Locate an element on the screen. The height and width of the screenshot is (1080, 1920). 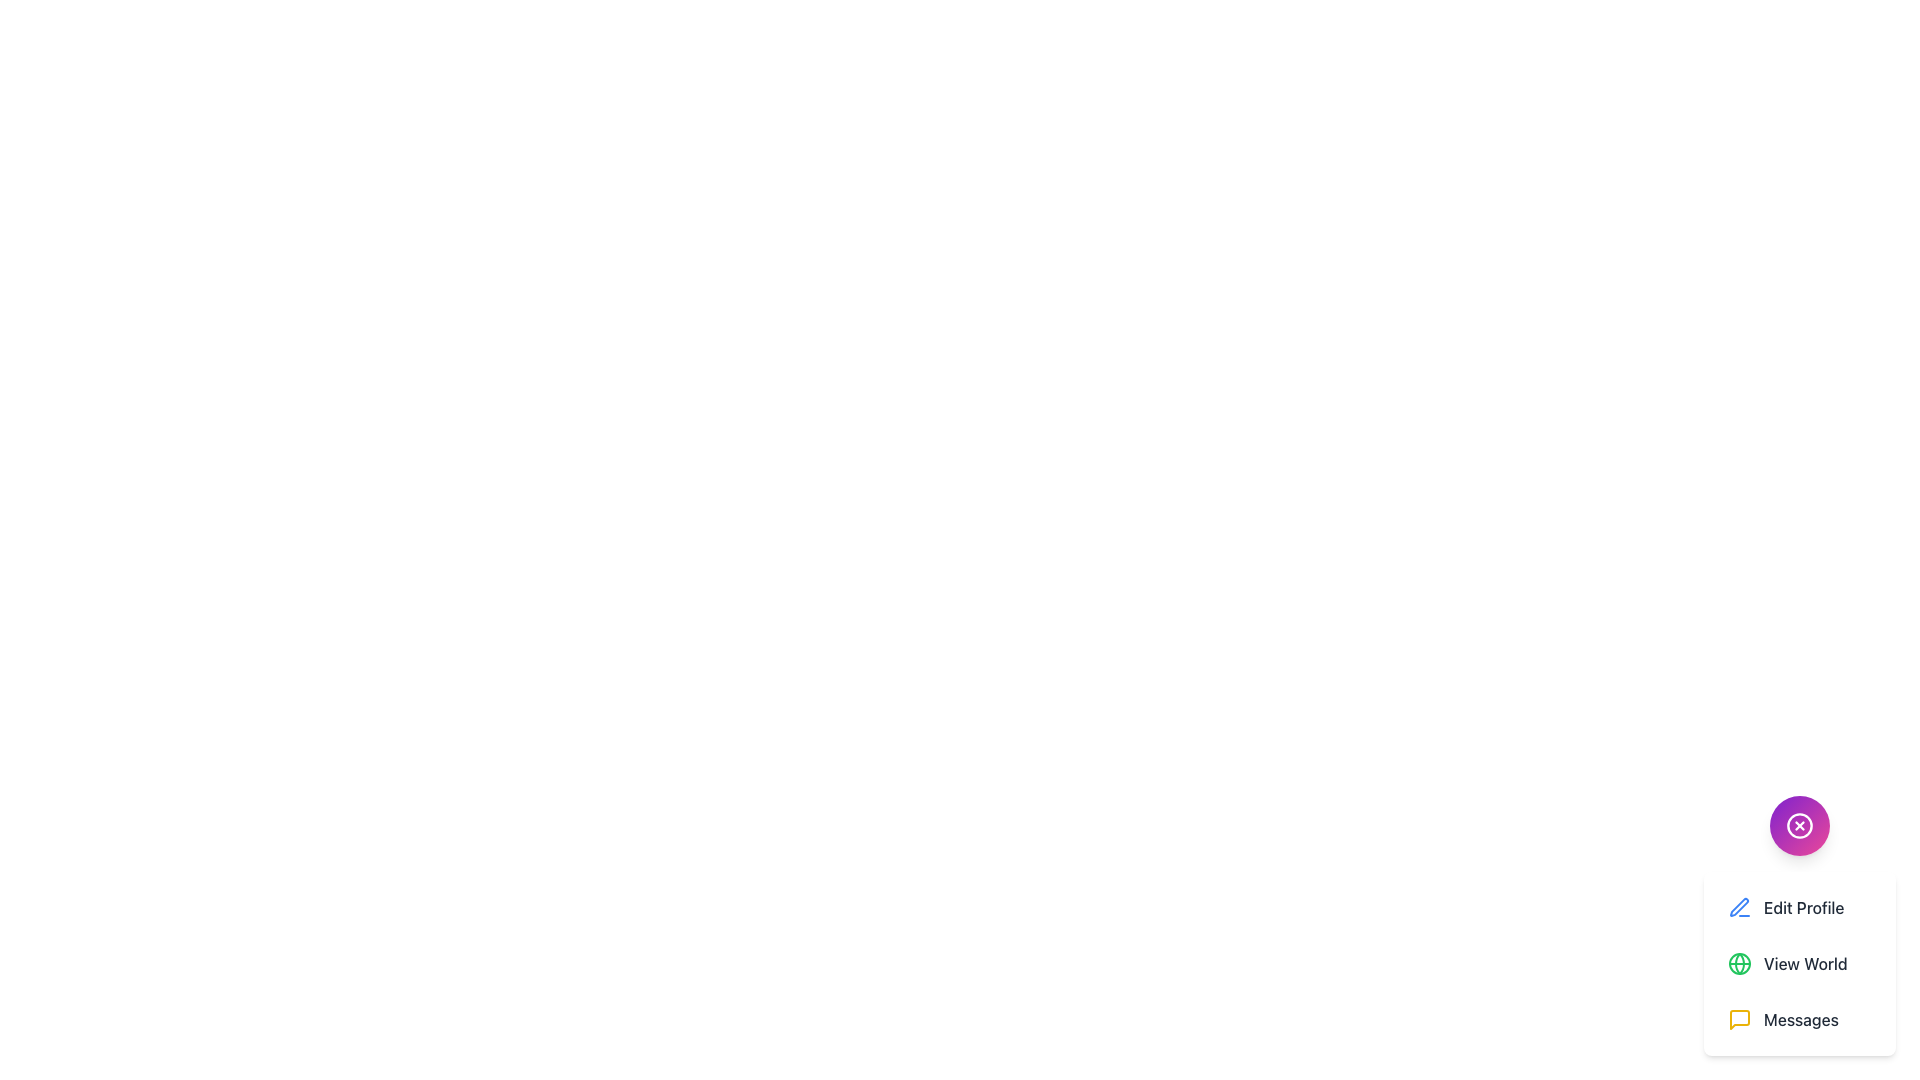
the text label displaying 'View World', which is the second item in the menu box below the circular button is located at coordinates (1805, 963).